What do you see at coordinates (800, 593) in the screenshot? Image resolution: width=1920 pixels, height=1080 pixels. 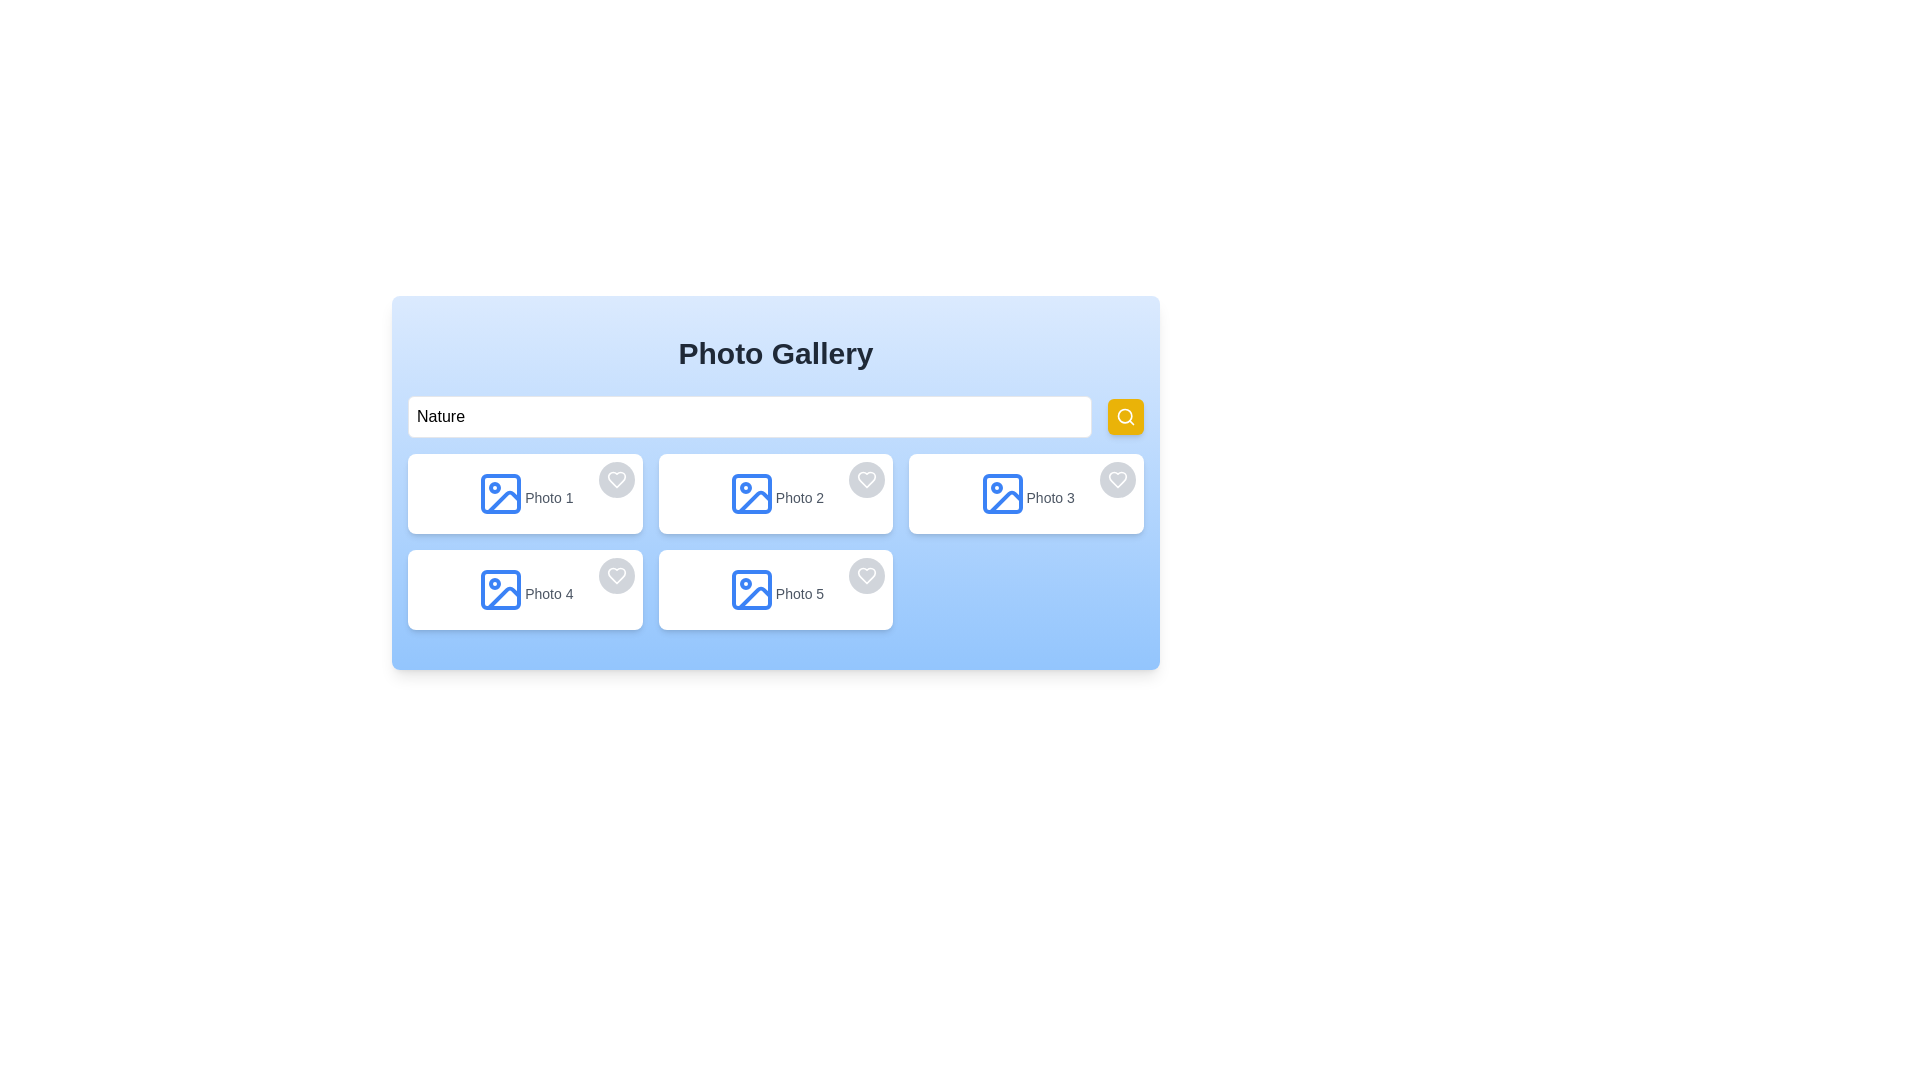 I see `the Text label located beneath the image icon in the card positioned in the second row, last column of the grid` at bounding box center [800, 593].